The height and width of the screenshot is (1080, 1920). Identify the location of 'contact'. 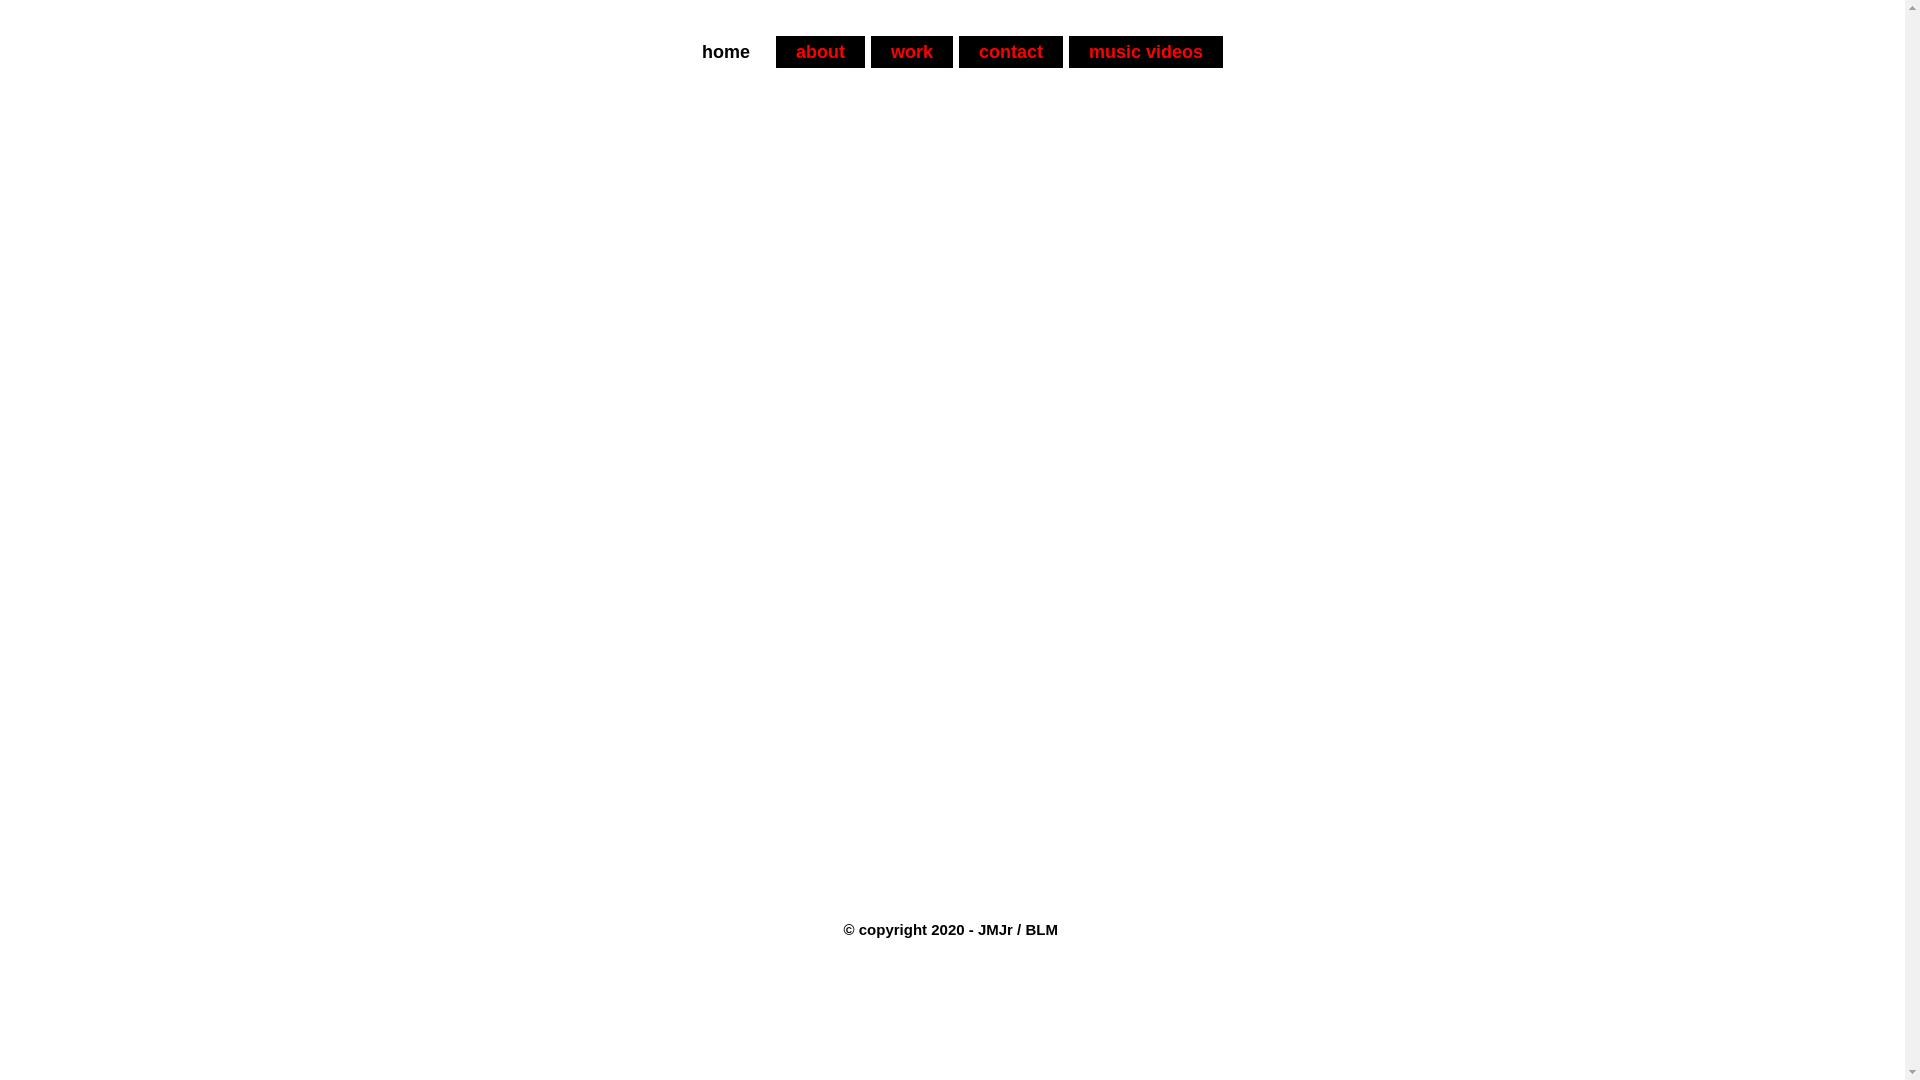
(1011, 50).